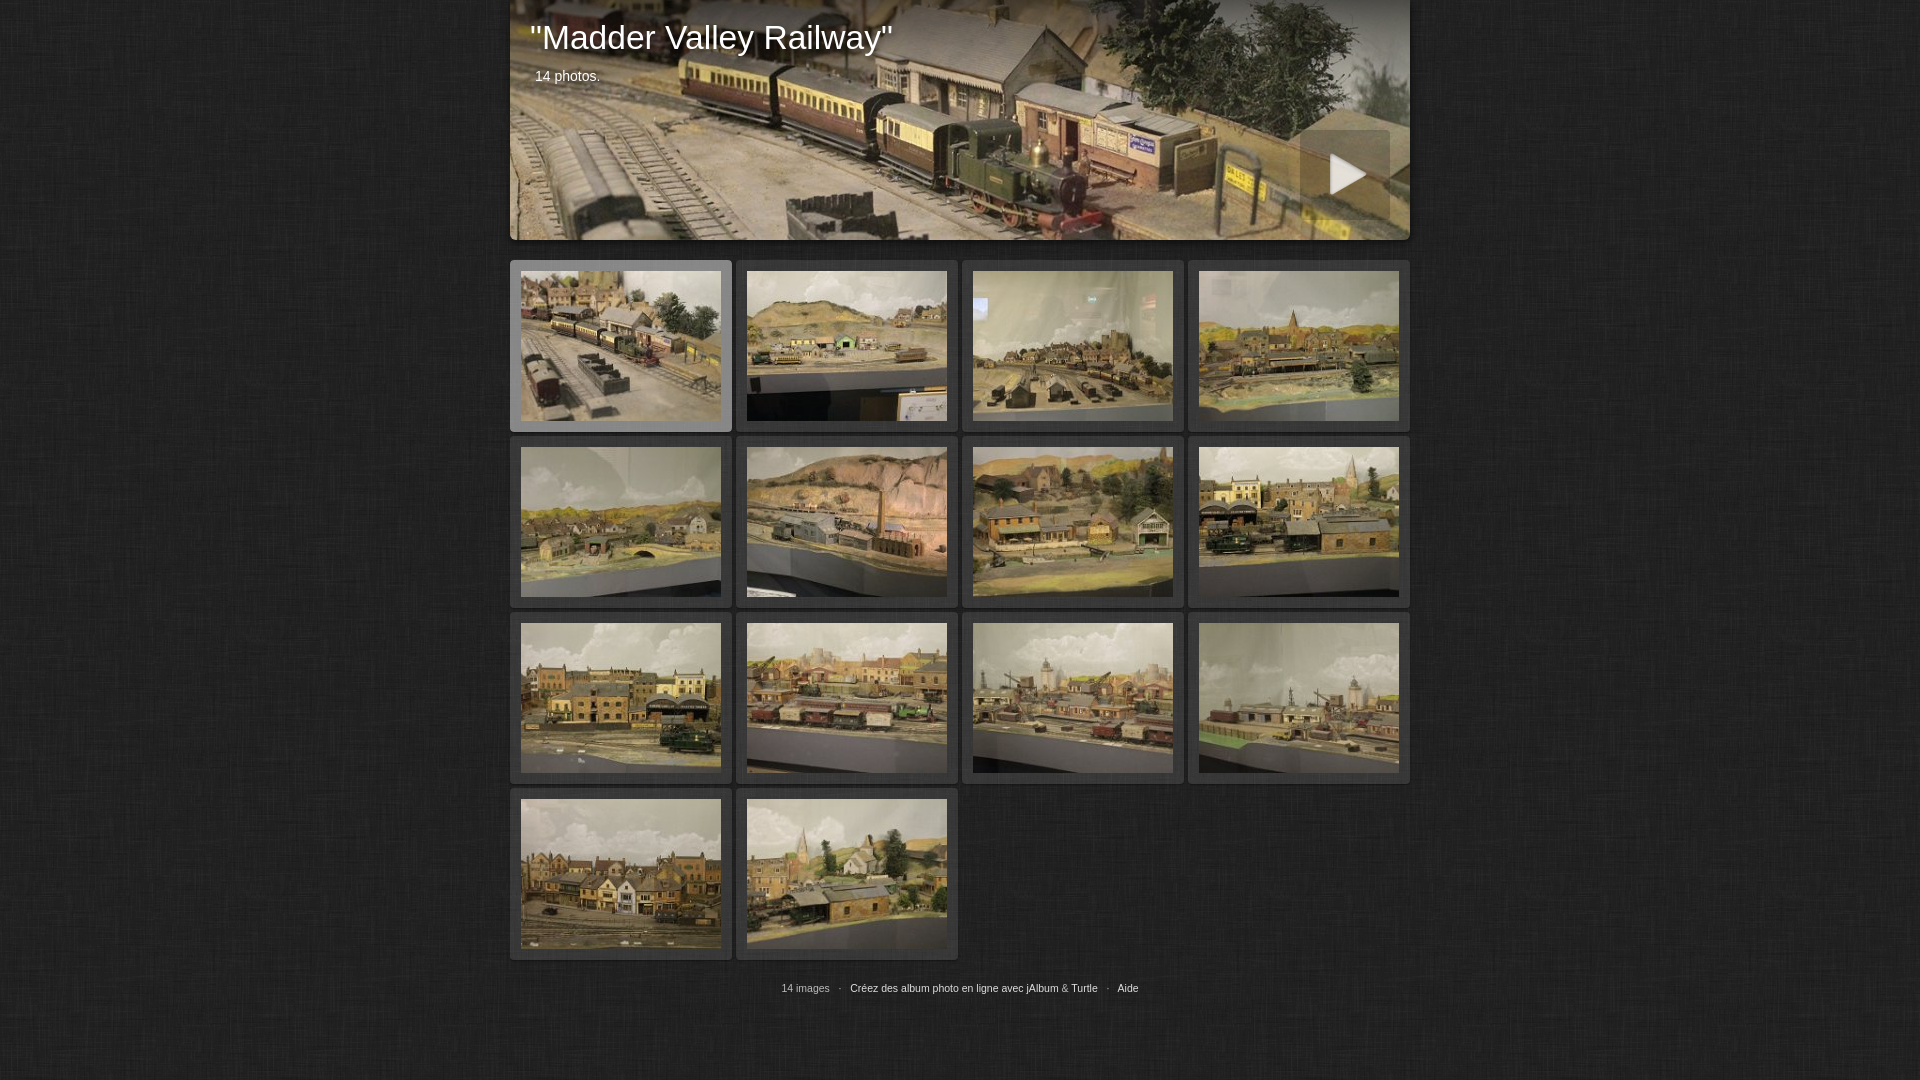 The width and height of the screenshot is (1920, 1080). What do you see at coordinates (1083, 986) in the screenshot?
I see `'Turtle'` at bounding box center [1083, 986].